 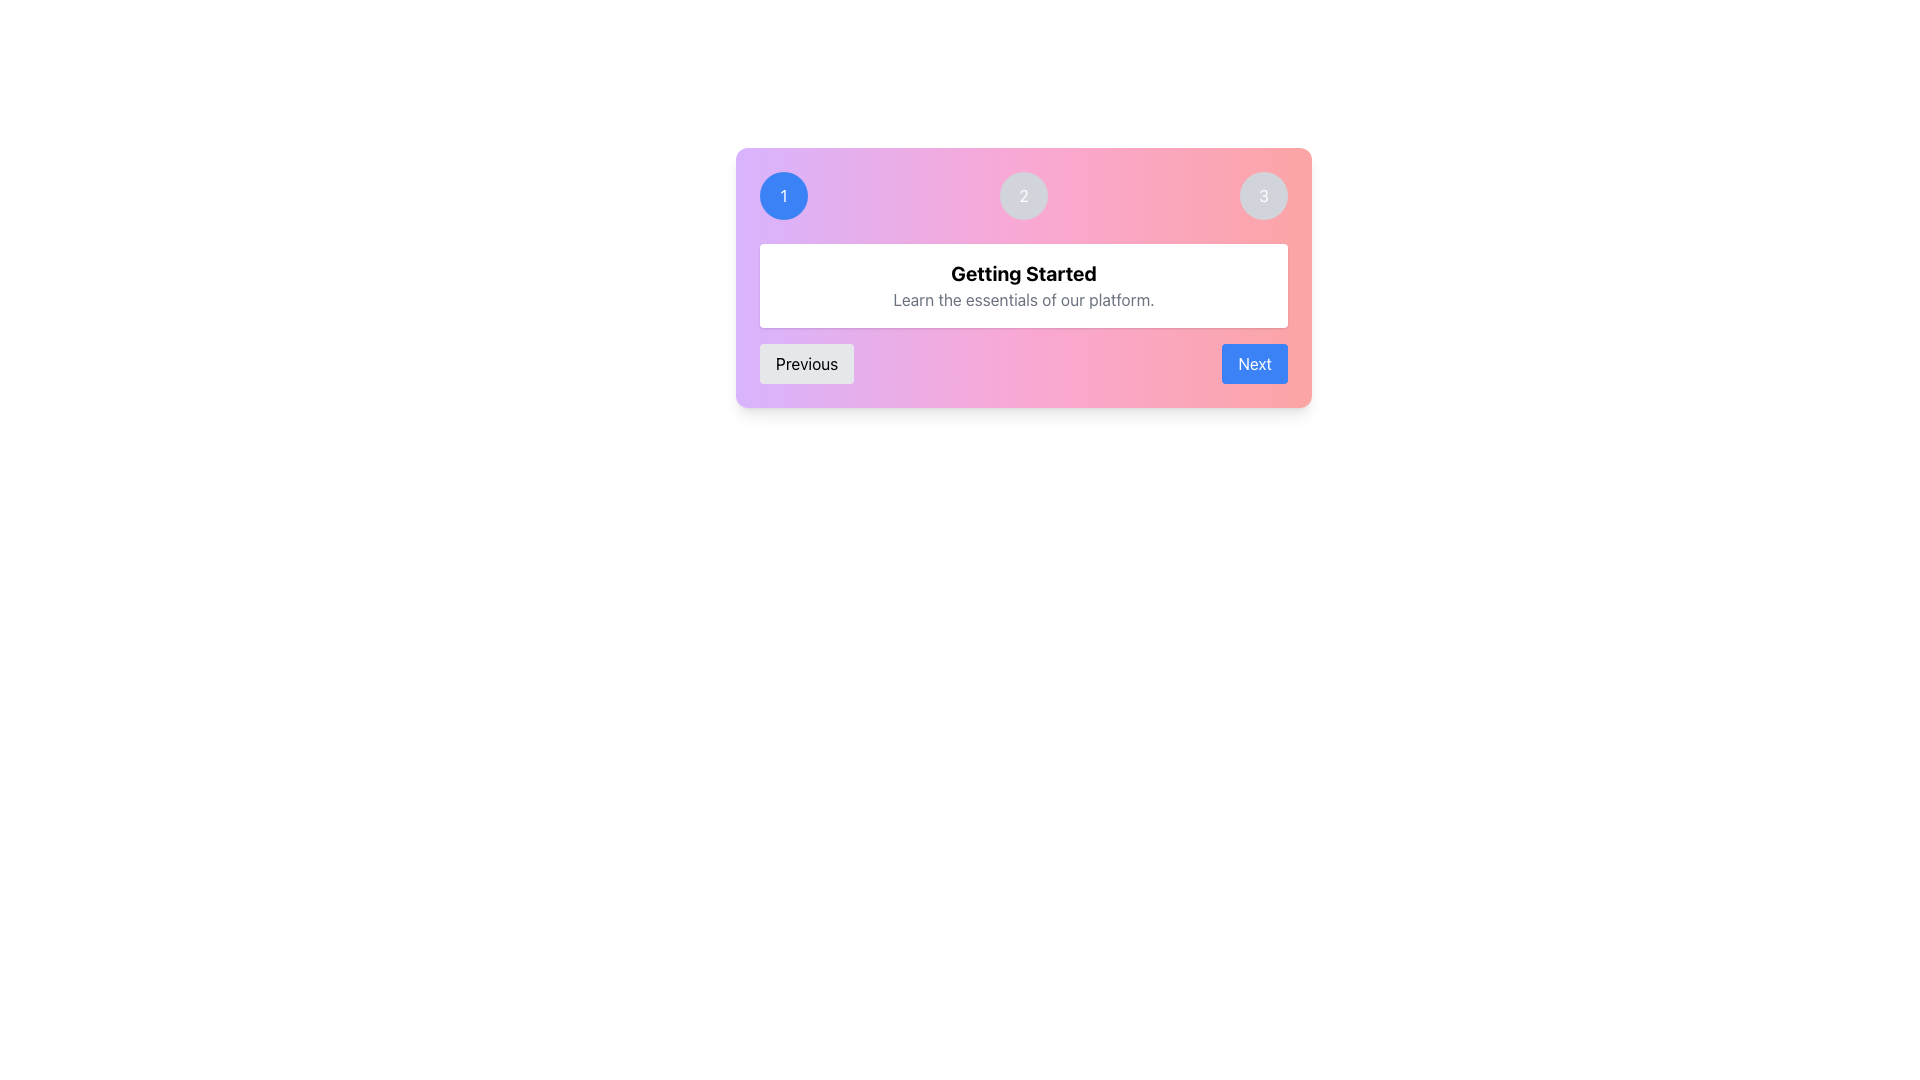 I want to click on the third circular button in the step indicator located at the top of the card-like section, so click(x=1262, y=196).